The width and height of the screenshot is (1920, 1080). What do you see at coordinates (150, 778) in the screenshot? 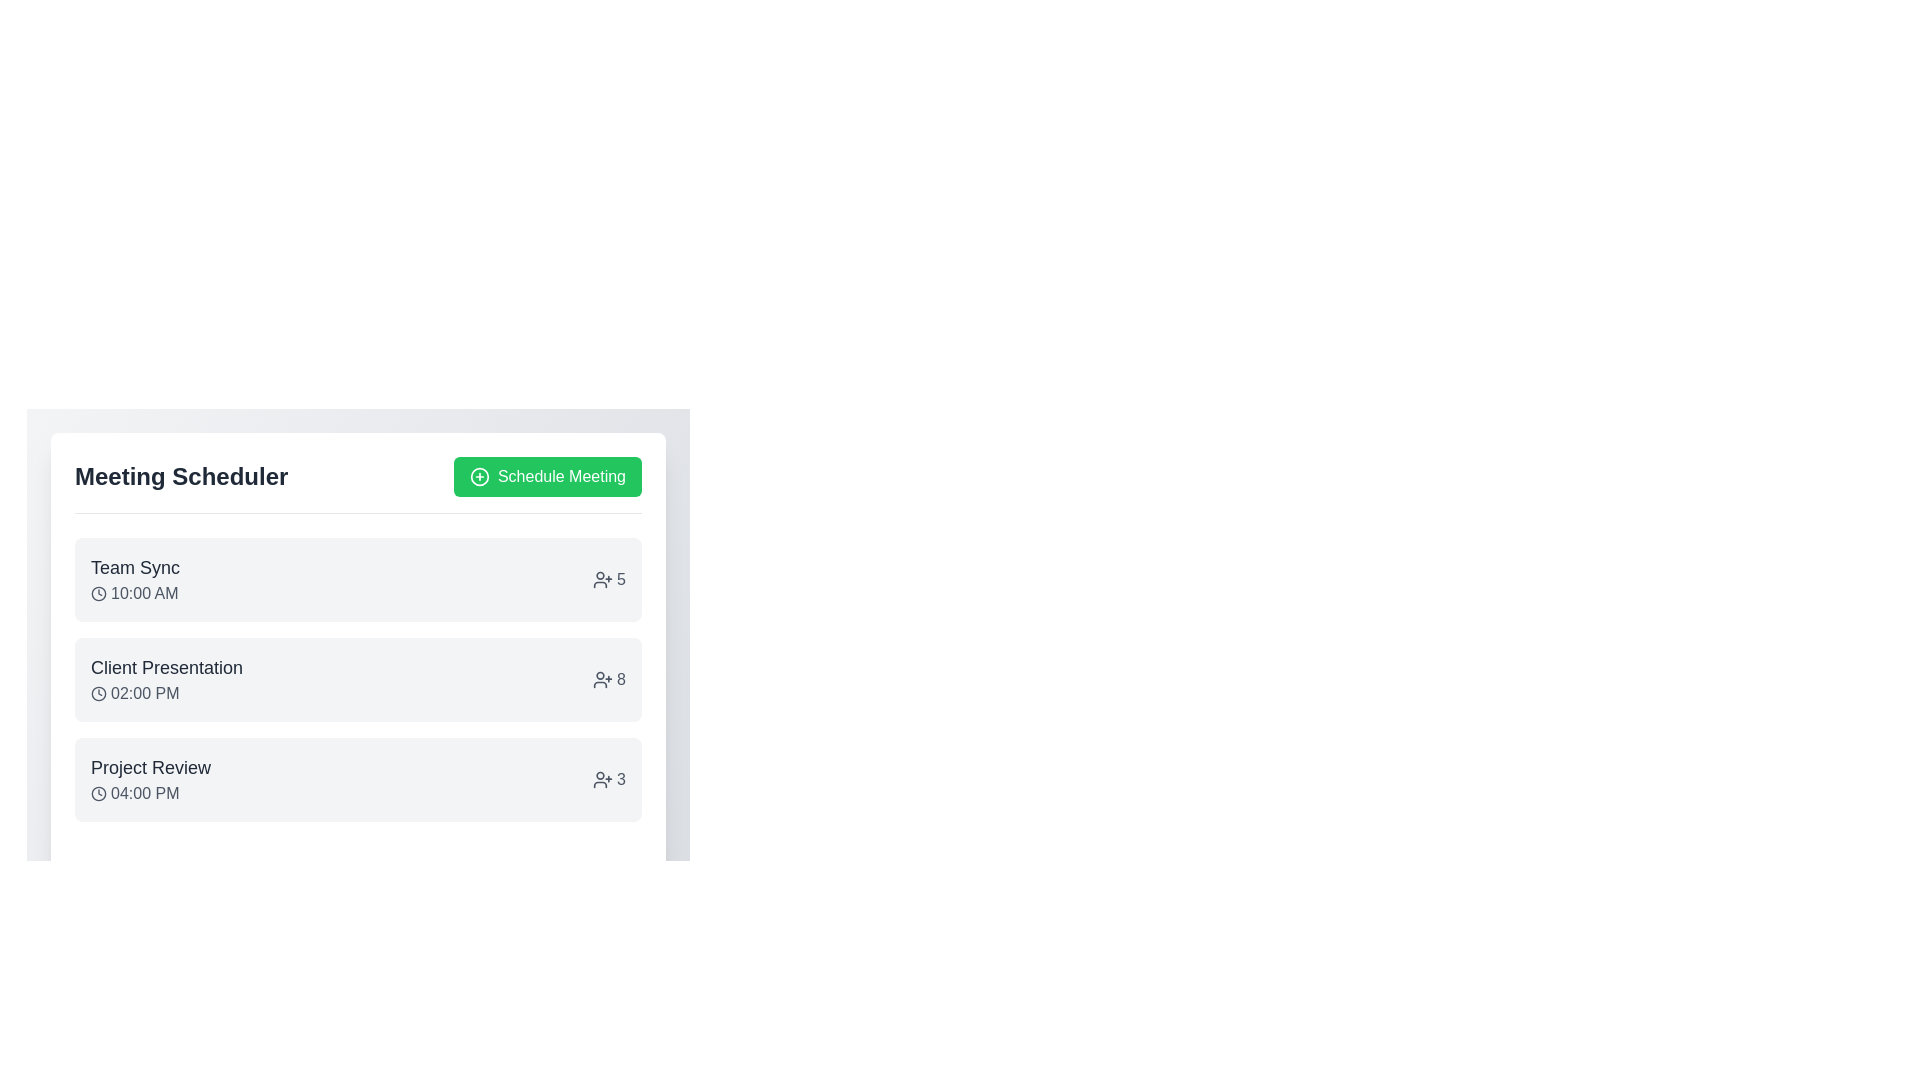
I see `the text label for the scheduled meeting located in the 'Meeting Scheduler' section` at bounding box center [150, 778].